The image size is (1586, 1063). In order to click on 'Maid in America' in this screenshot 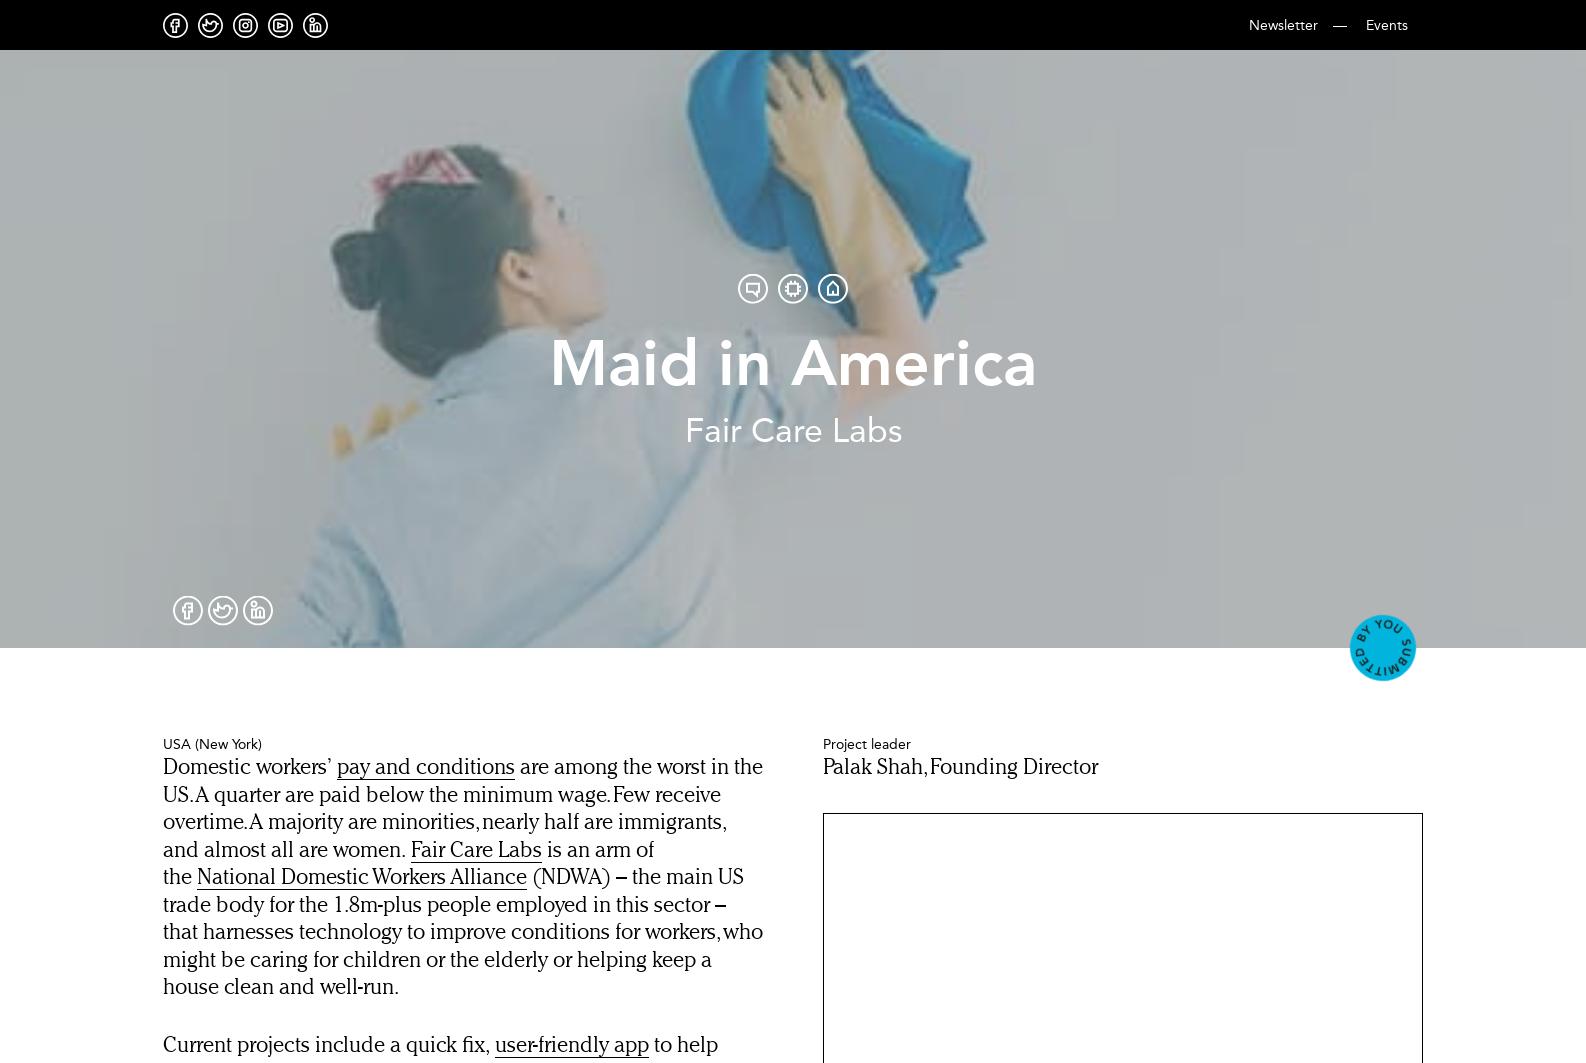, I will do `click(793, 361)`.